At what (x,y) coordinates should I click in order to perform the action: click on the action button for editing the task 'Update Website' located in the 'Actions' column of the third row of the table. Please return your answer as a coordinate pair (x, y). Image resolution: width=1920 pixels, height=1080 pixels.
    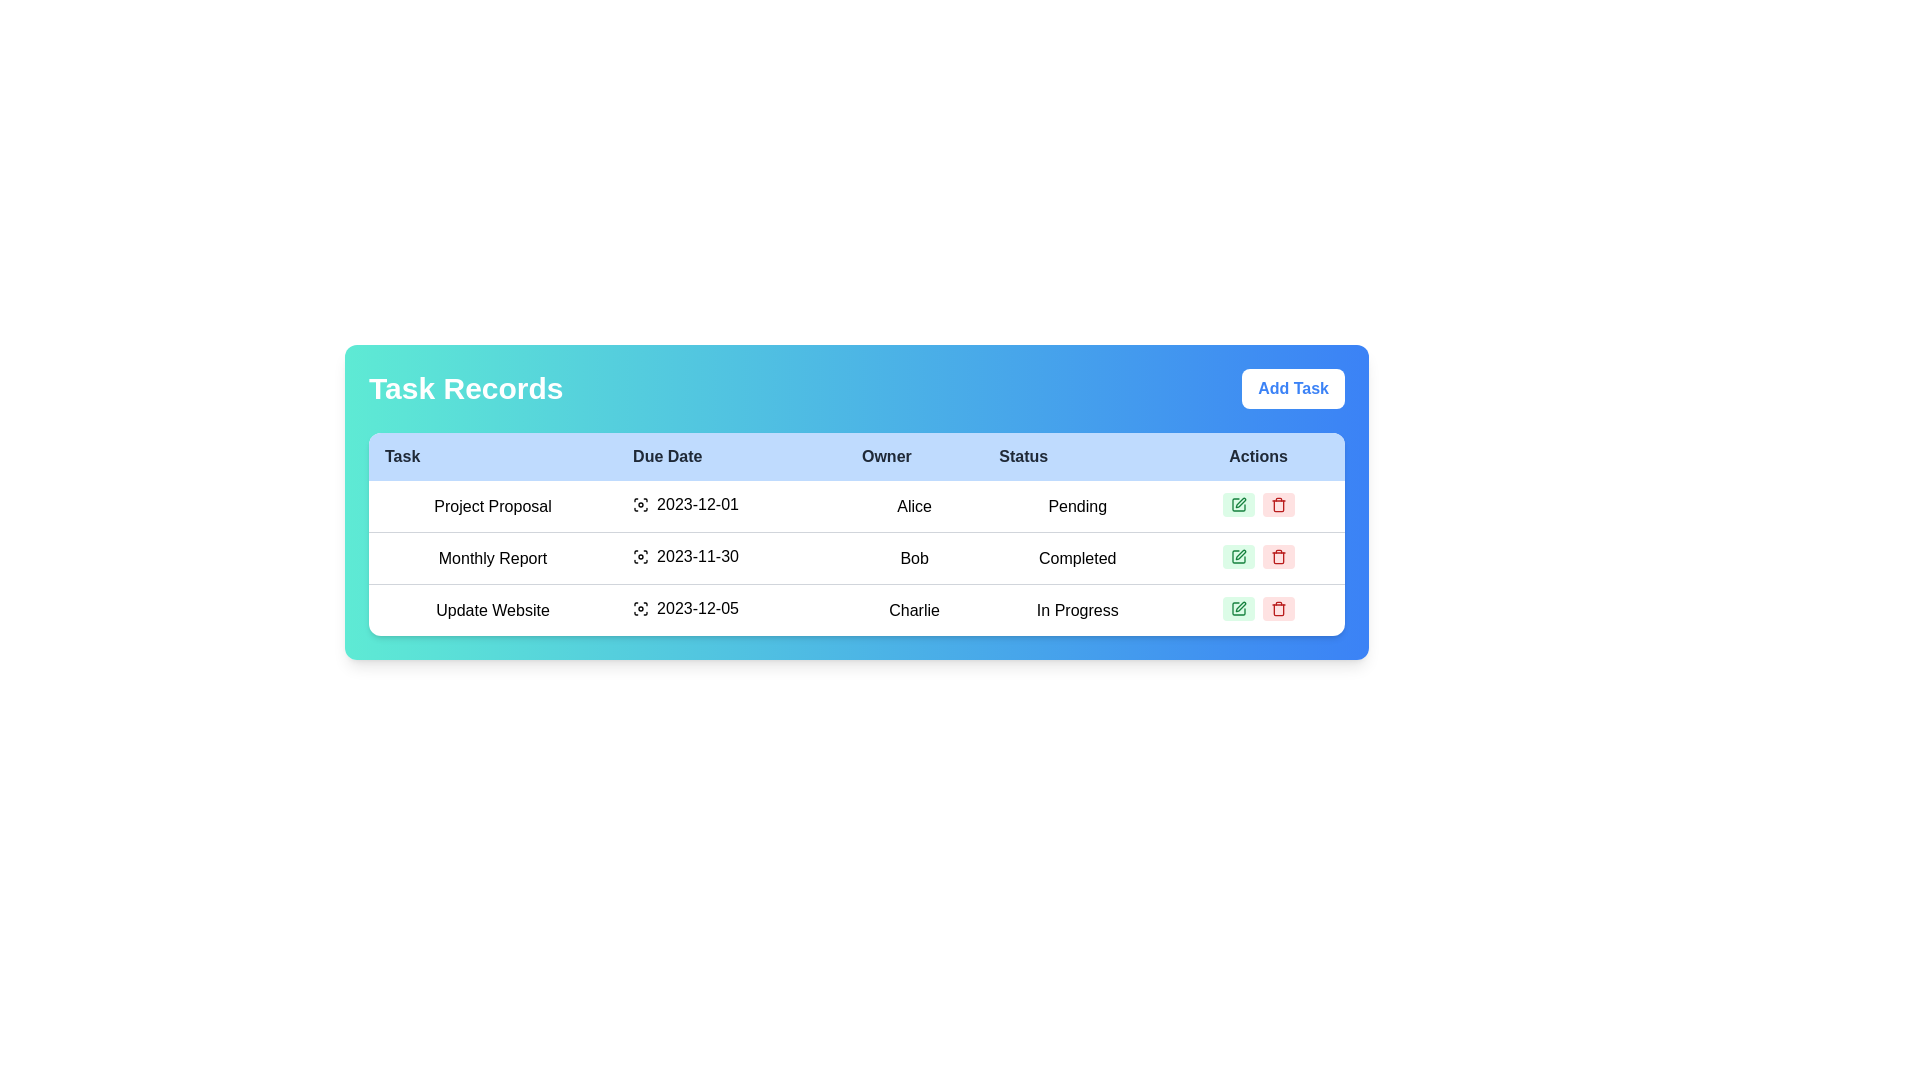
    Looking at the image, I should click on (1239, 605).